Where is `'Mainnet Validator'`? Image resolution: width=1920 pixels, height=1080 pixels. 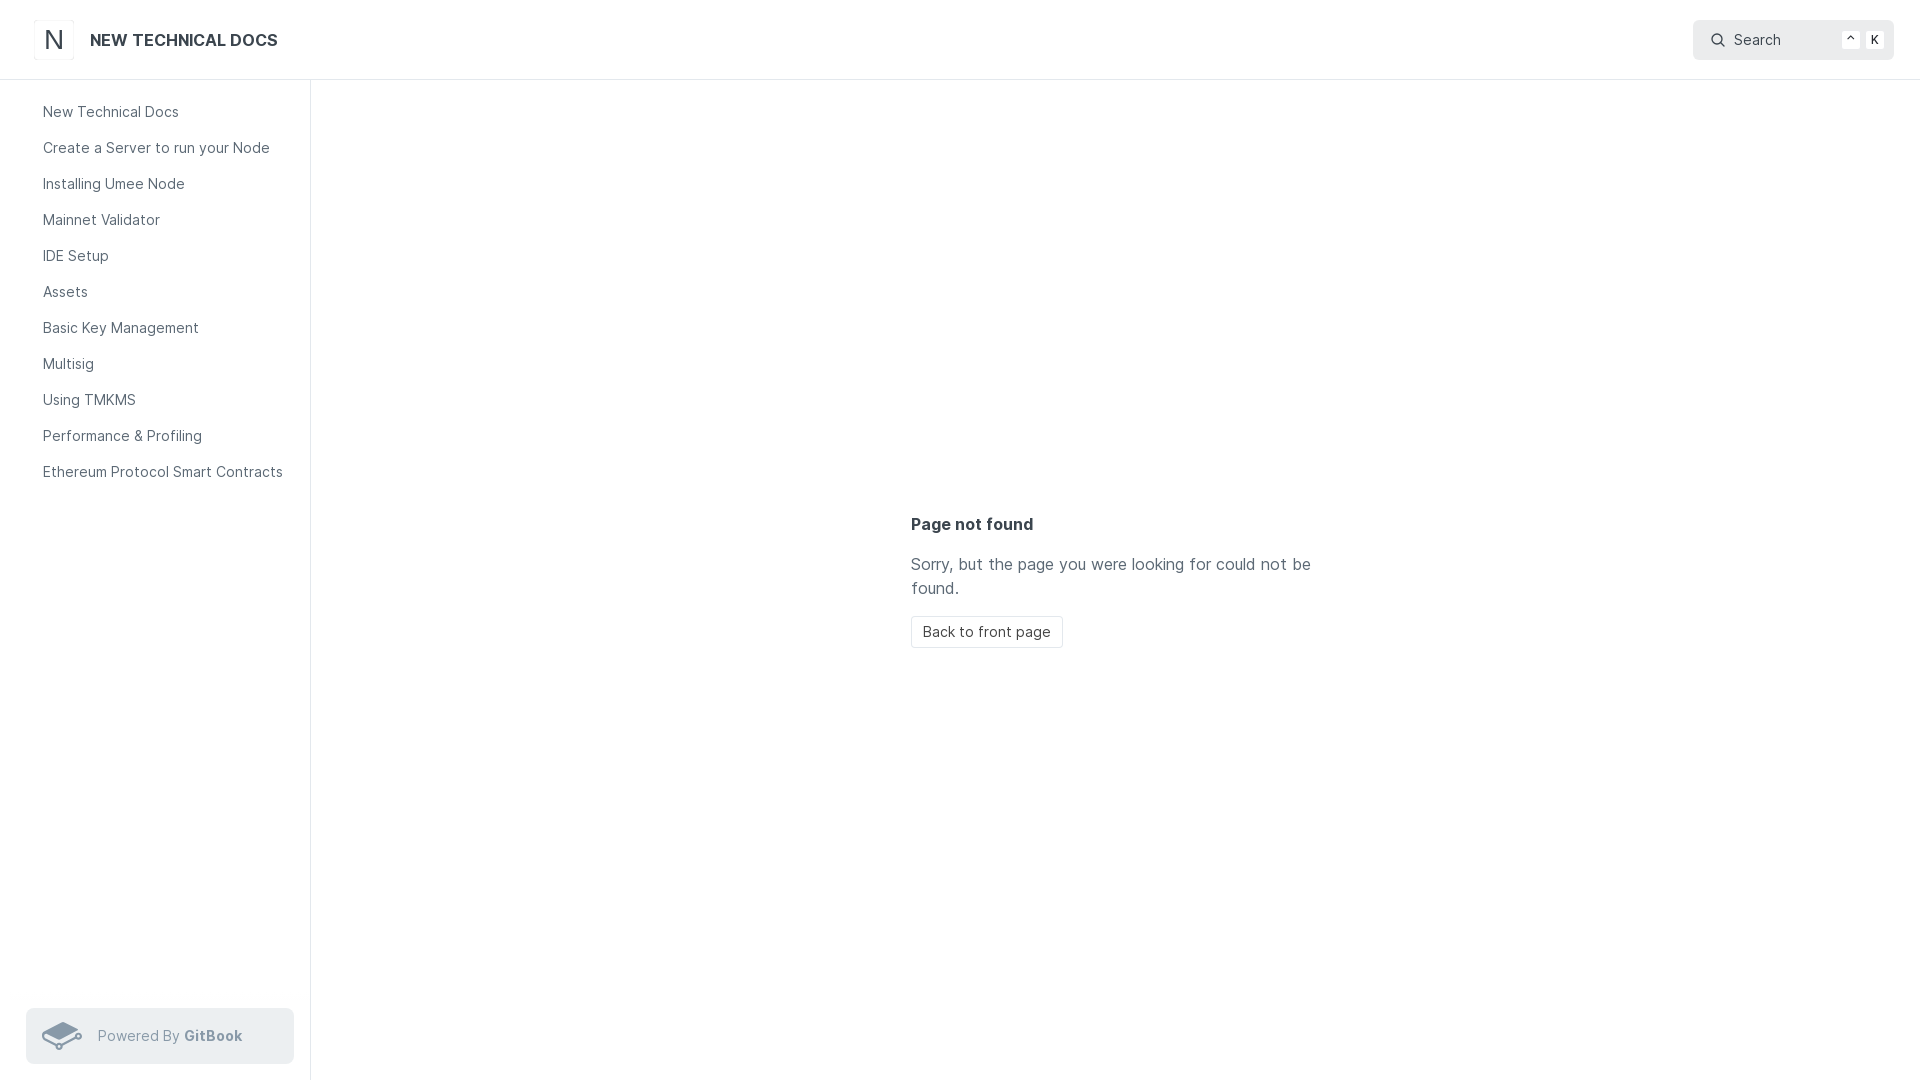
'Mainnet Validator' is located at coordinates (168, 219).